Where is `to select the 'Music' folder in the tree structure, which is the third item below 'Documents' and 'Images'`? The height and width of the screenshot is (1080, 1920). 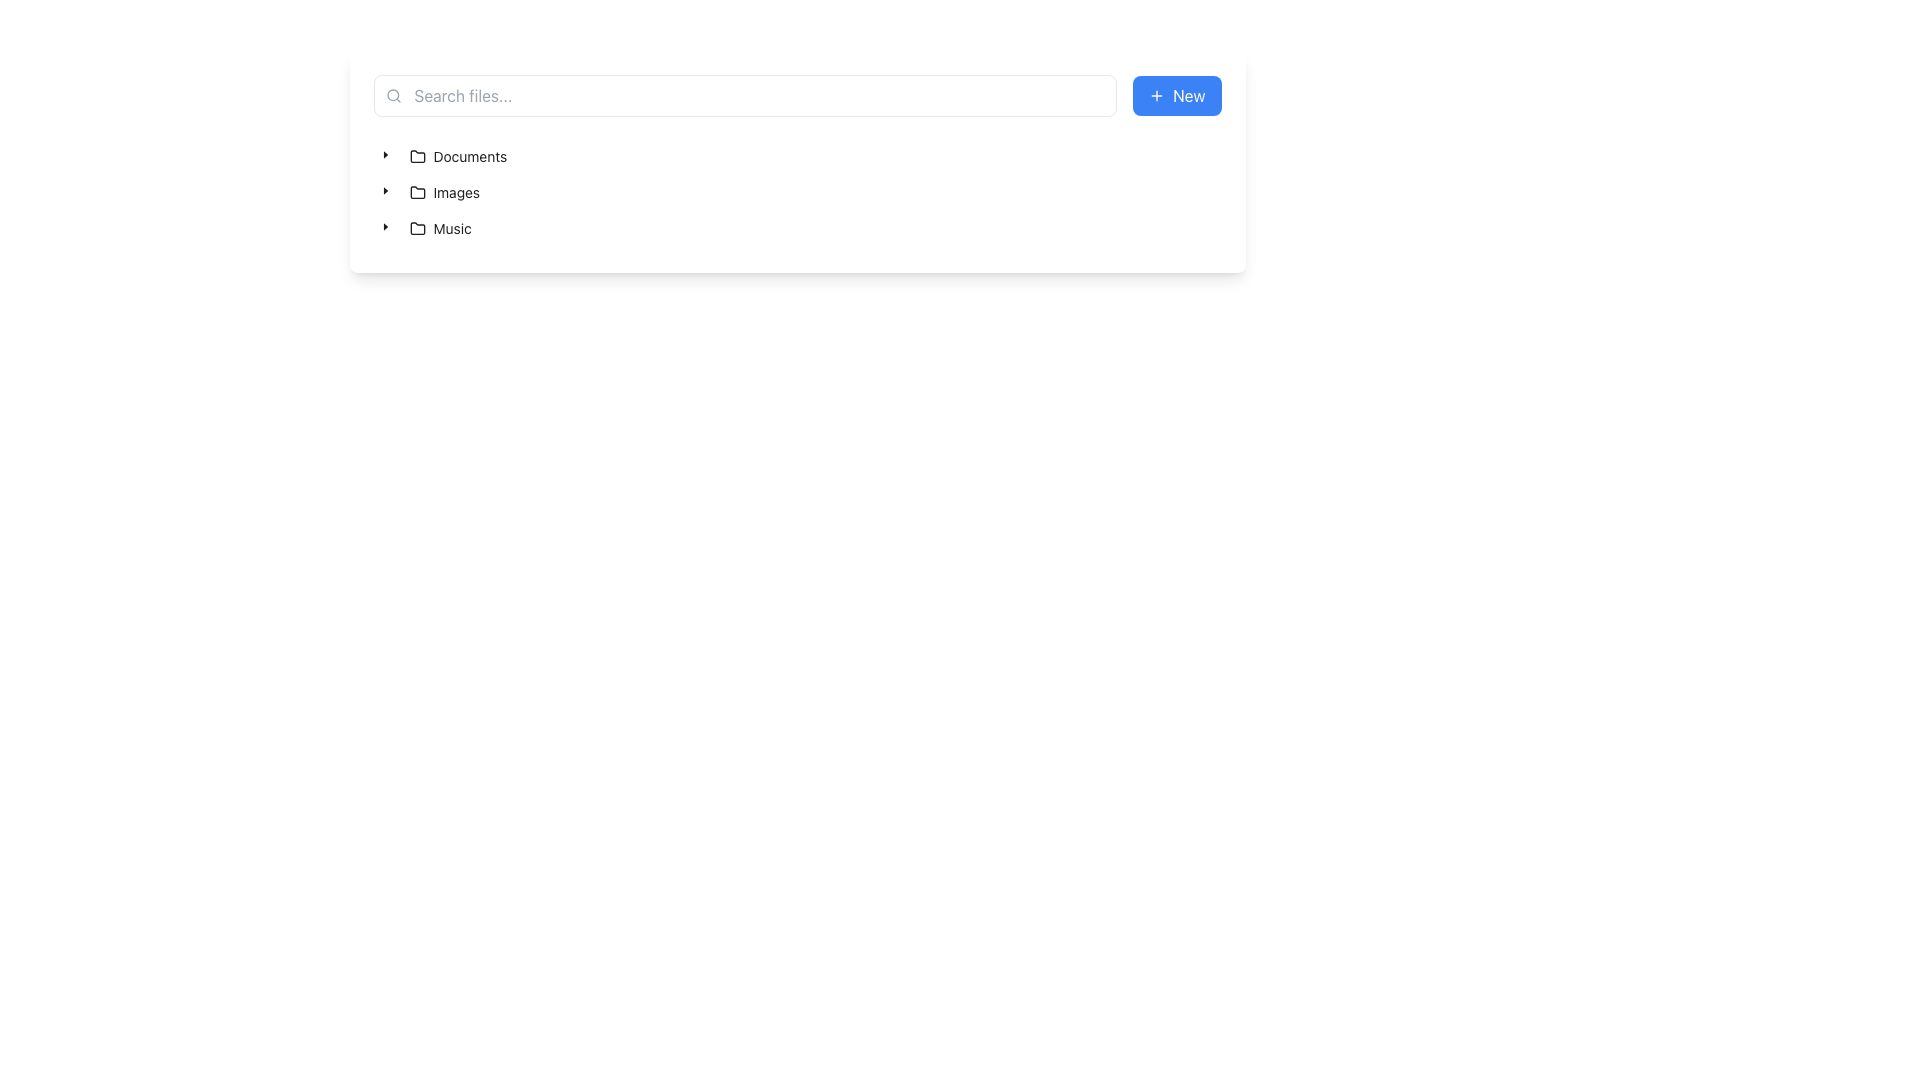 to select the 'Music' folder in the tree structure, which is the third item below 'Documents' and 'Images' is located at coordinates (439, 227).